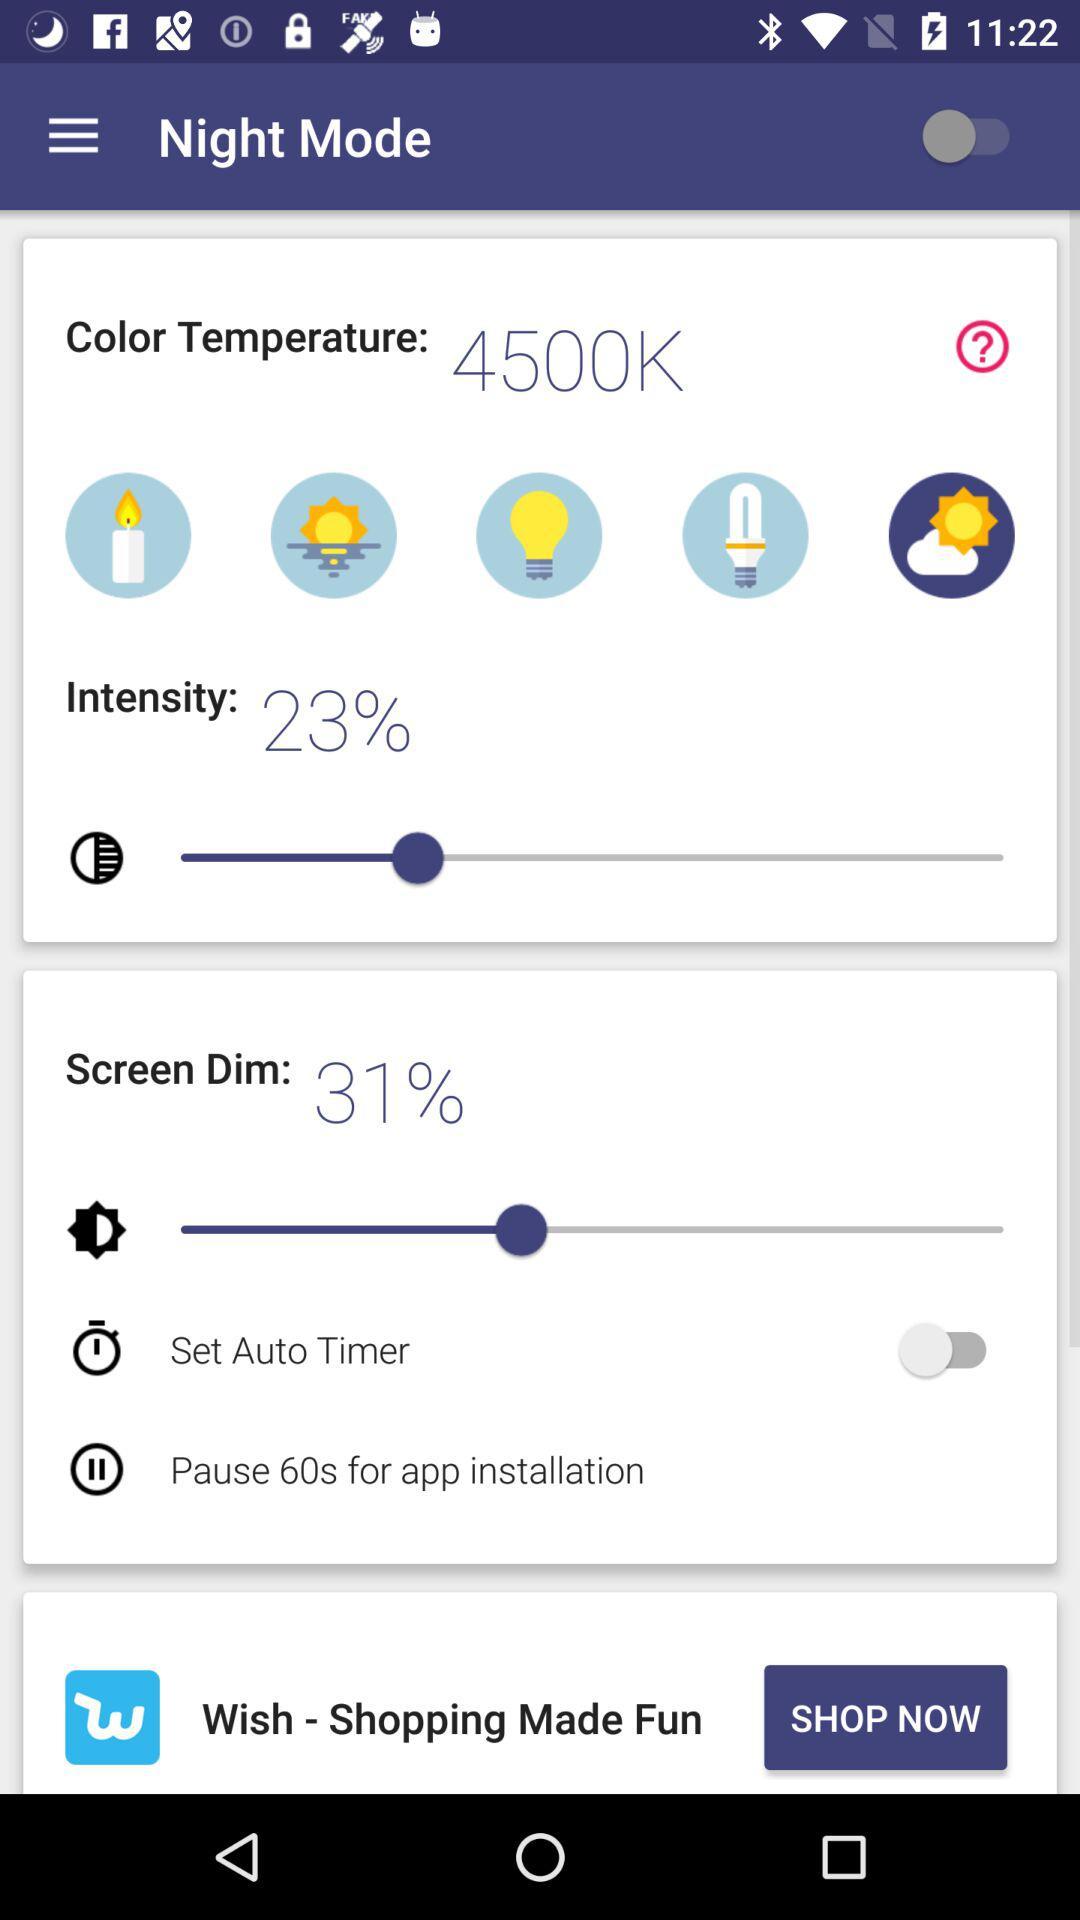  I want to click on the item to the left of the wish shopping made item, so click(112, 1716).